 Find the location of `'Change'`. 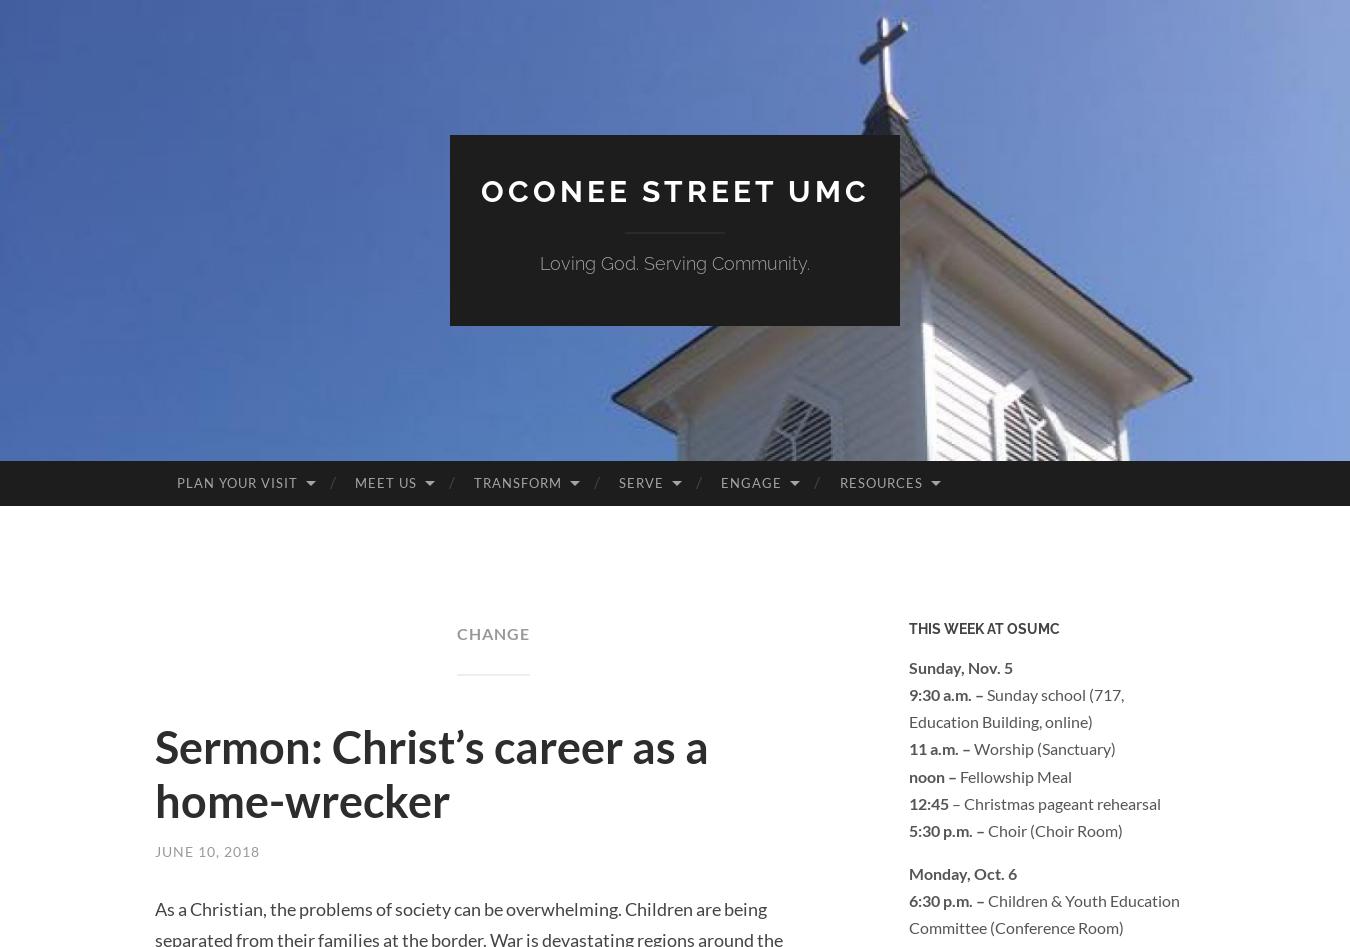

'Change' is located at coordinates (491, 632).